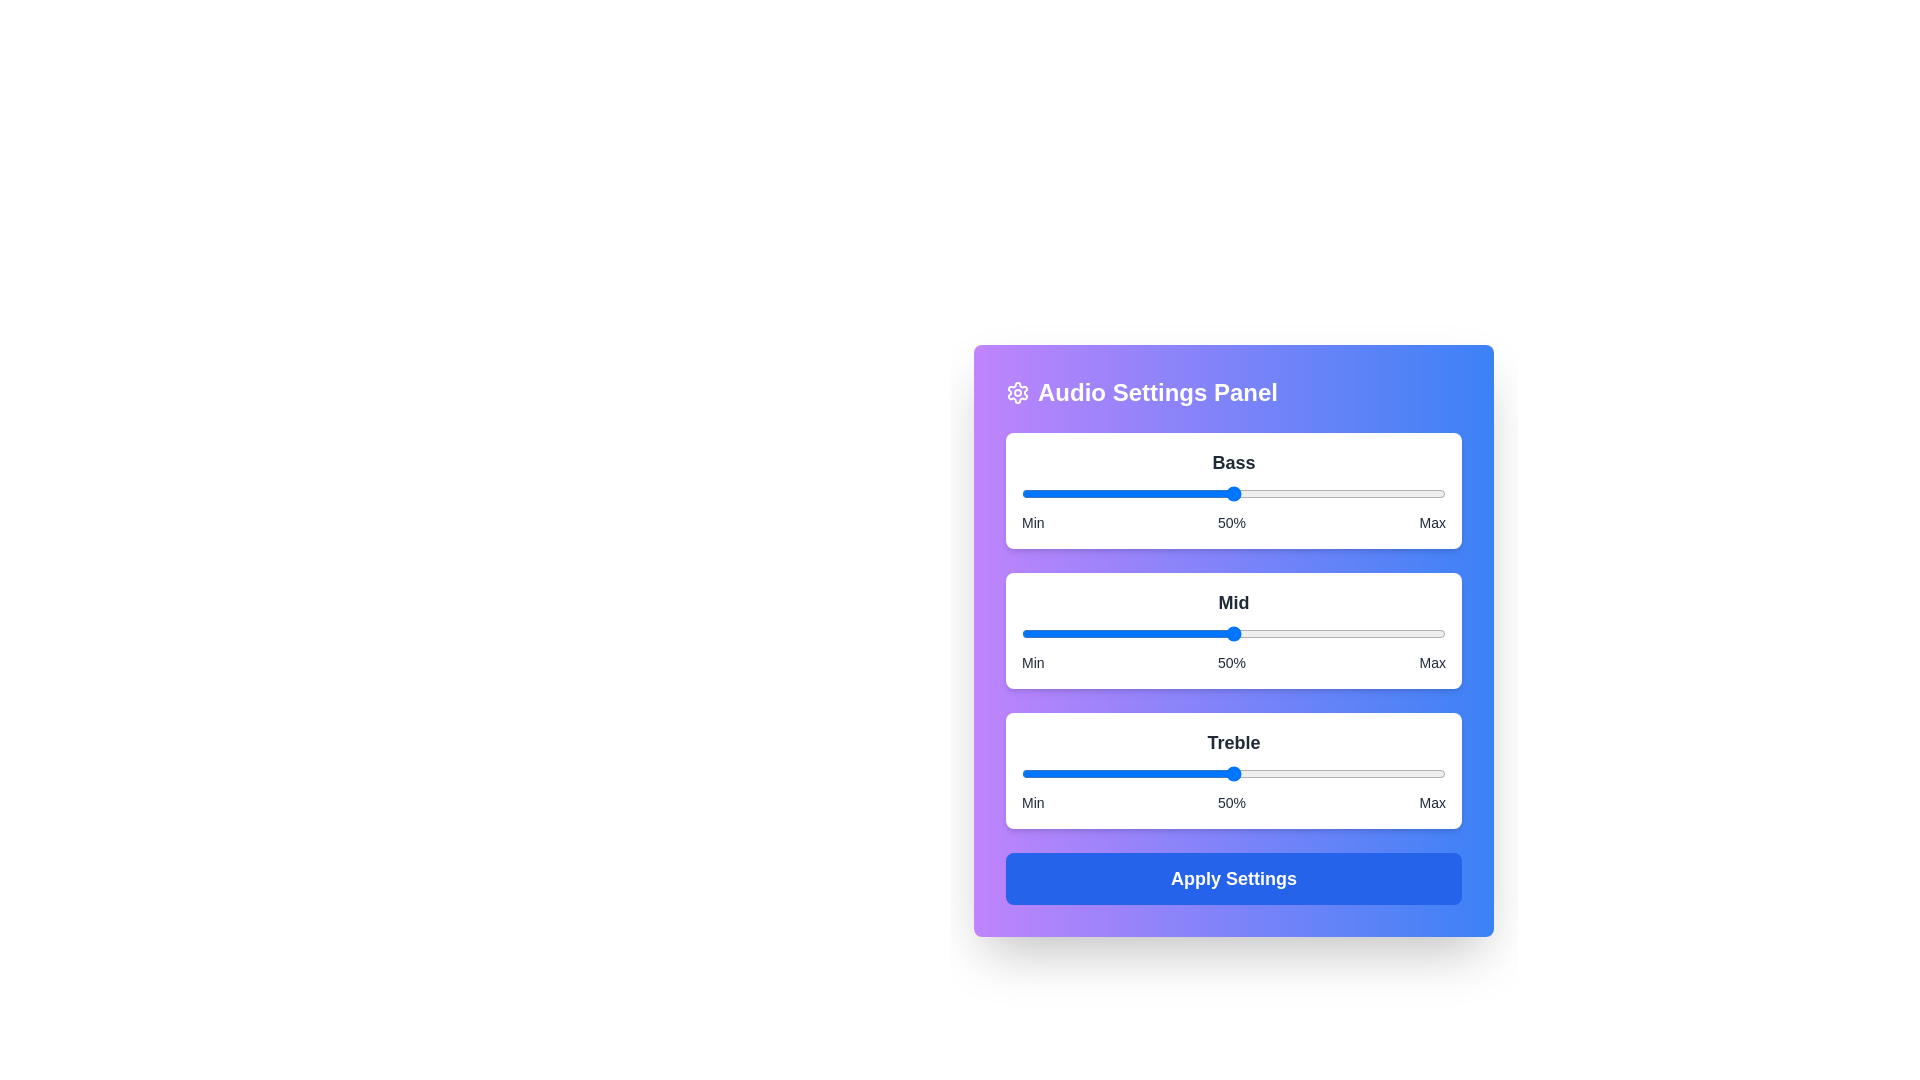 This screenshot has height=1080, width=1920. Describe the element at coordinates (1166, 773) in the screenshot. I see `the treble level` at that location.